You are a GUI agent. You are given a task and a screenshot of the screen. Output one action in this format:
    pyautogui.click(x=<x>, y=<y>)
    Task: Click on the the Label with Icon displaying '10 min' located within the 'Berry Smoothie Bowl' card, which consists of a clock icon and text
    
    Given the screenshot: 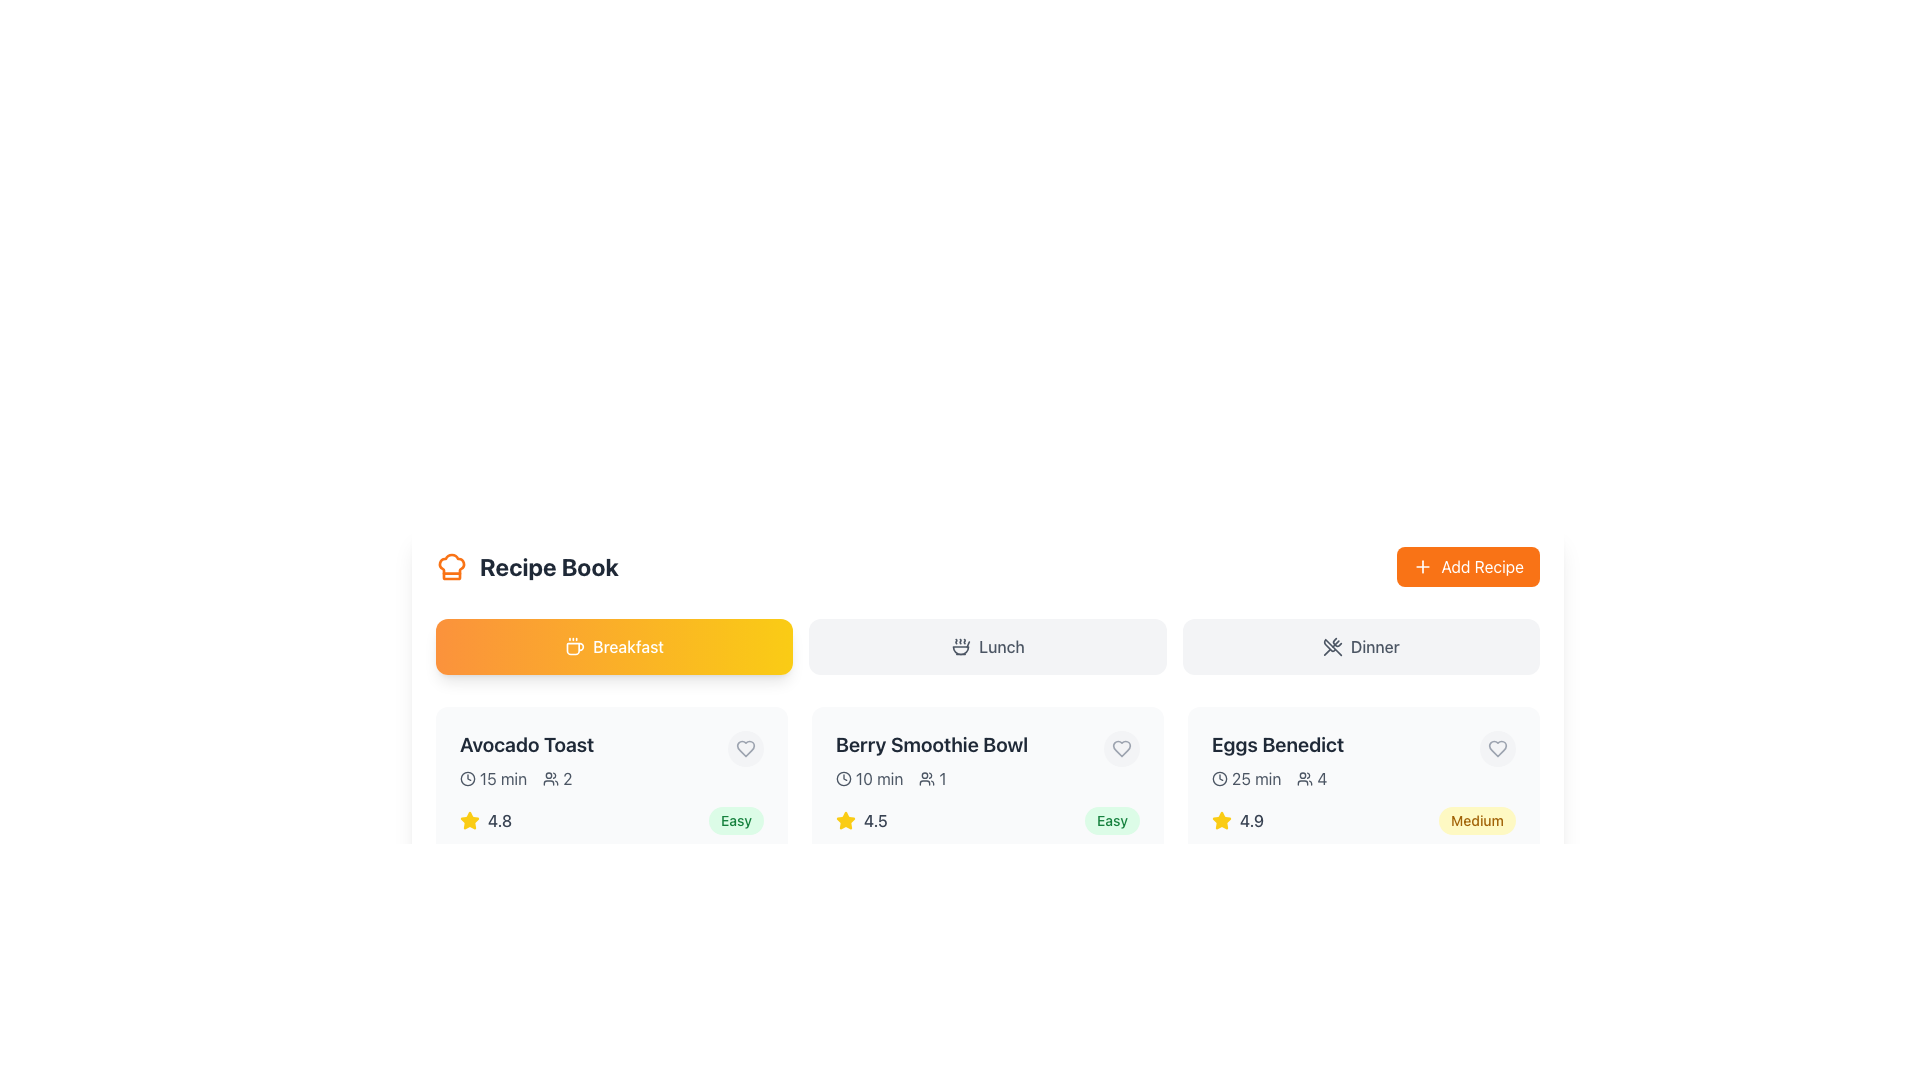 What is the action you would take?
    pyautogui.click(x=869, y=778)
    